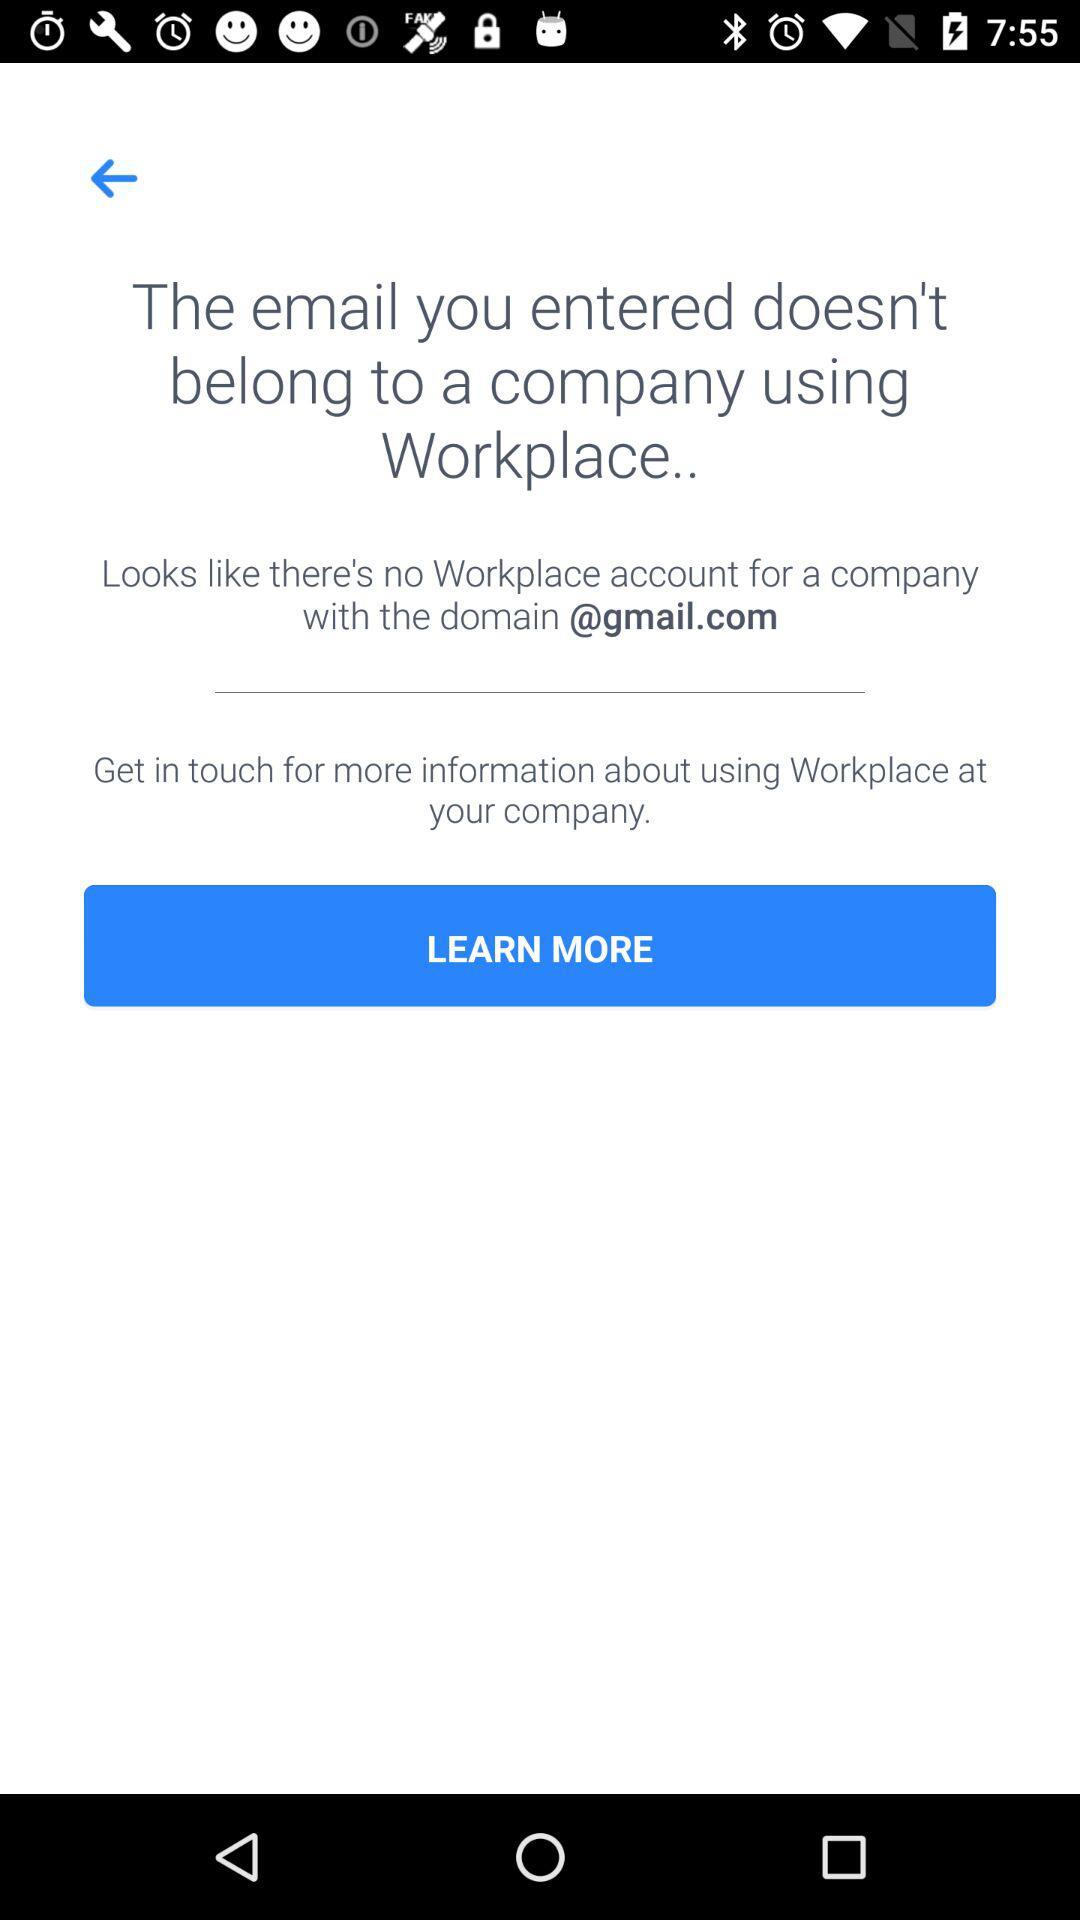  I want to click on icon at the top left corner, so click(115, 178).